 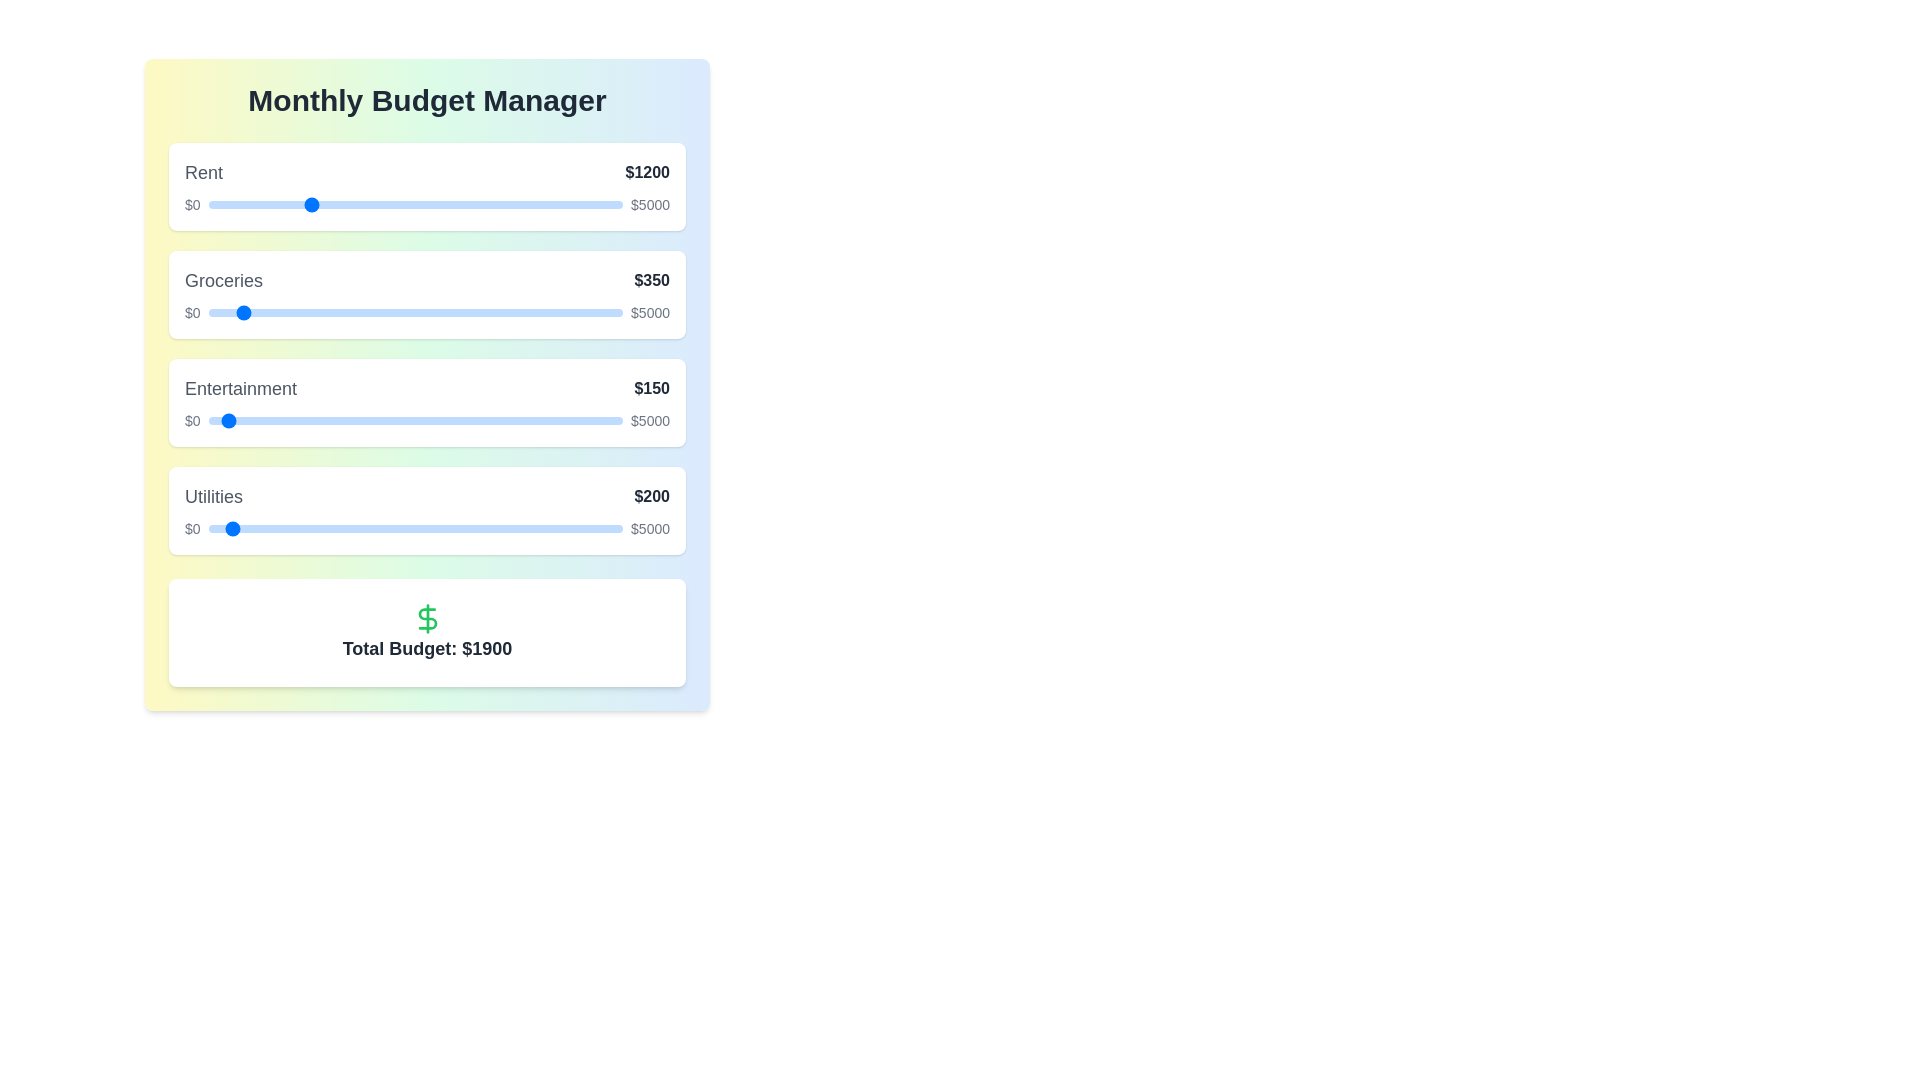 I want to click on the Entertainment budget, so click(x=401, y=419).